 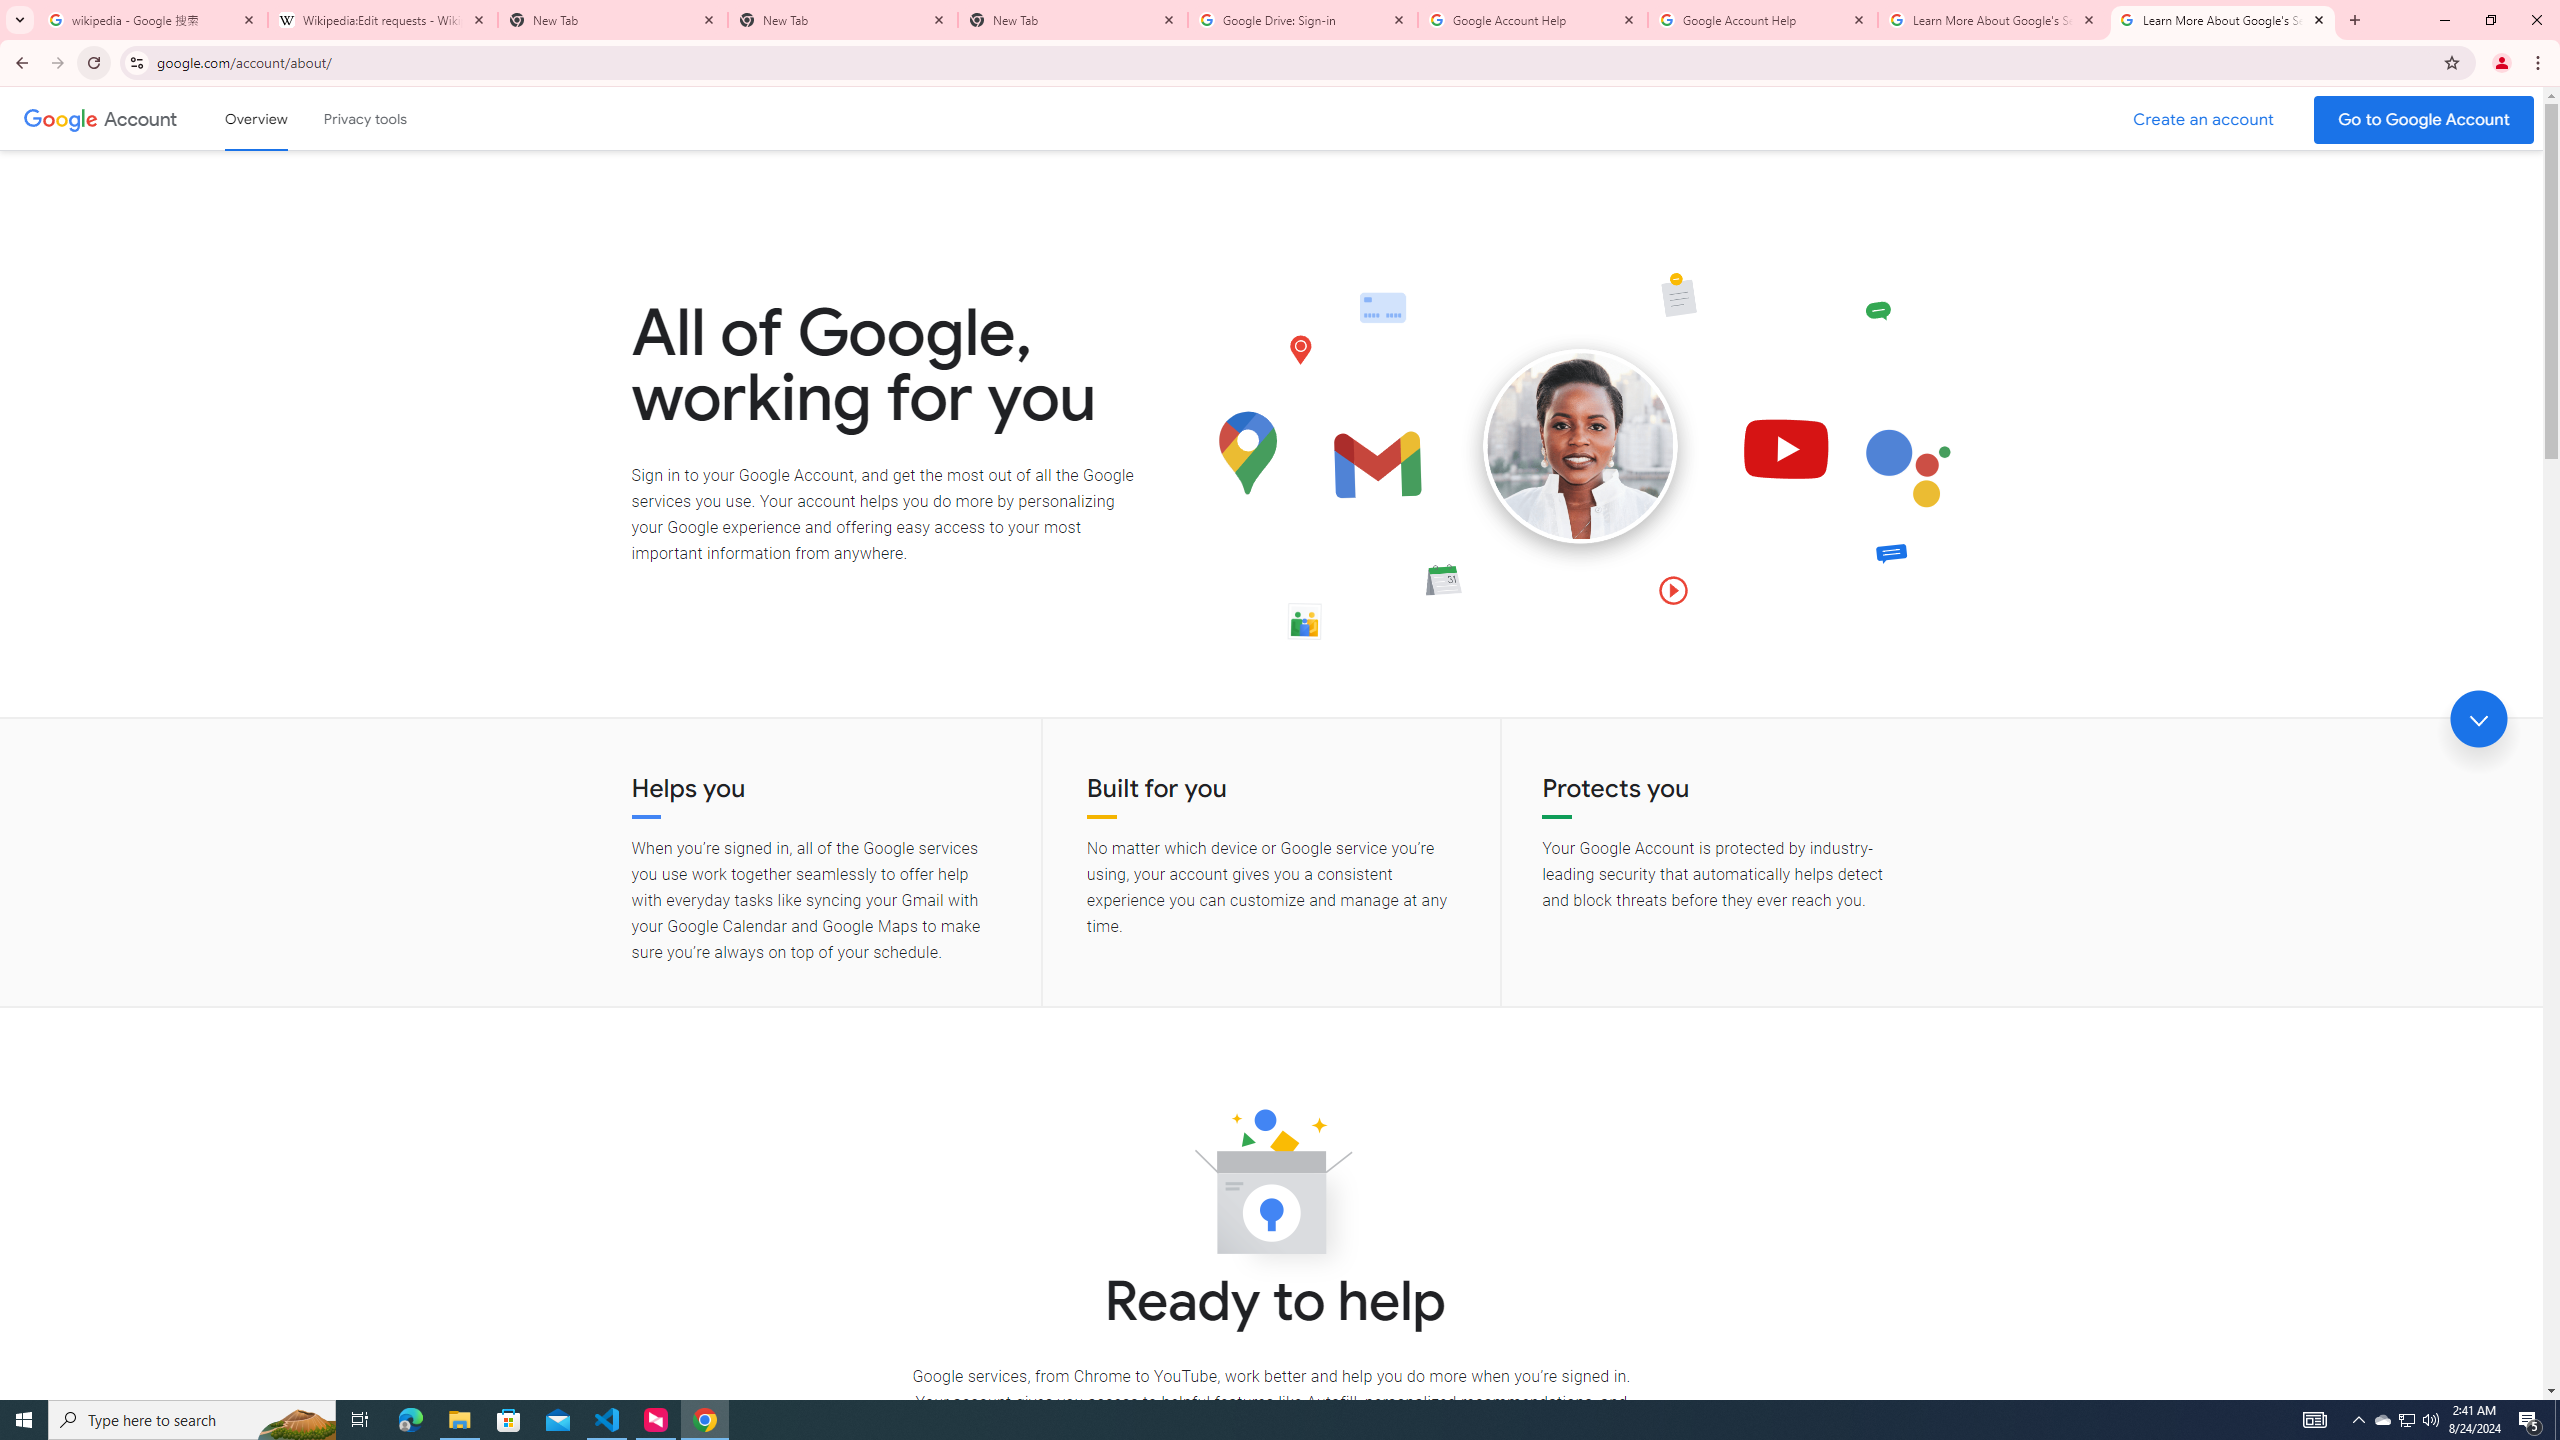 I want to click on 'Wikipedia:Edit requests - Wikipedia', so click(x=382, y=19).